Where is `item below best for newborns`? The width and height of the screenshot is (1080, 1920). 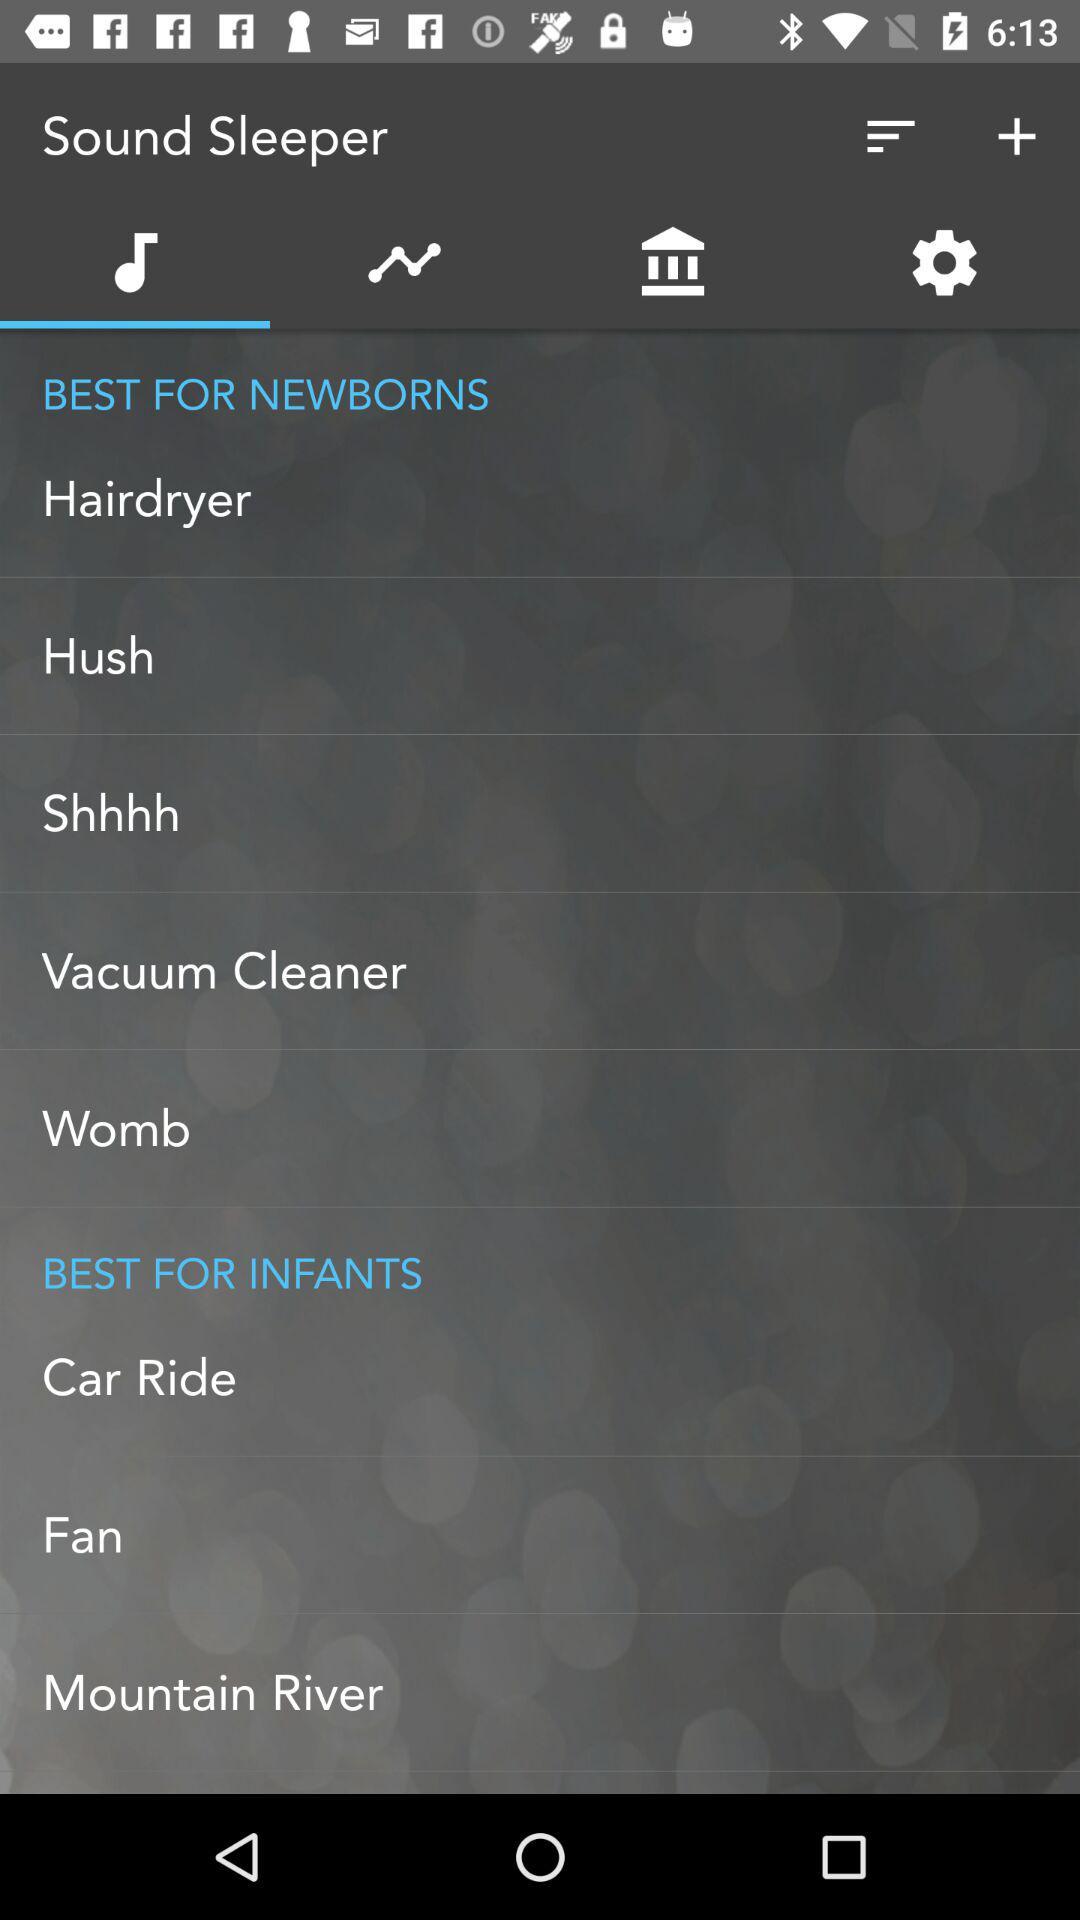 item below best for newborns is located at coordinates (560, 498).